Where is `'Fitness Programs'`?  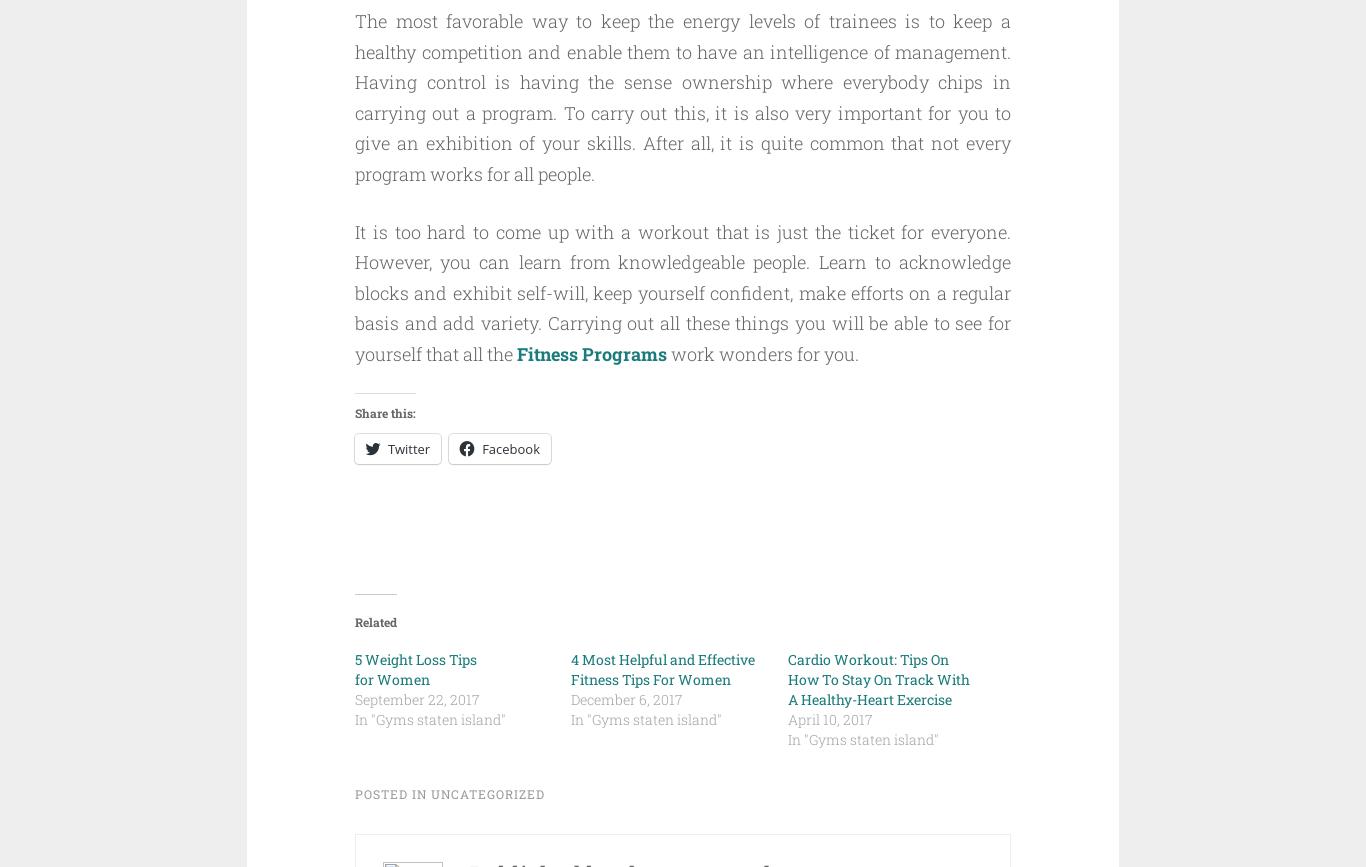 'Fitness Programs' is located at coordinates (517, 353).